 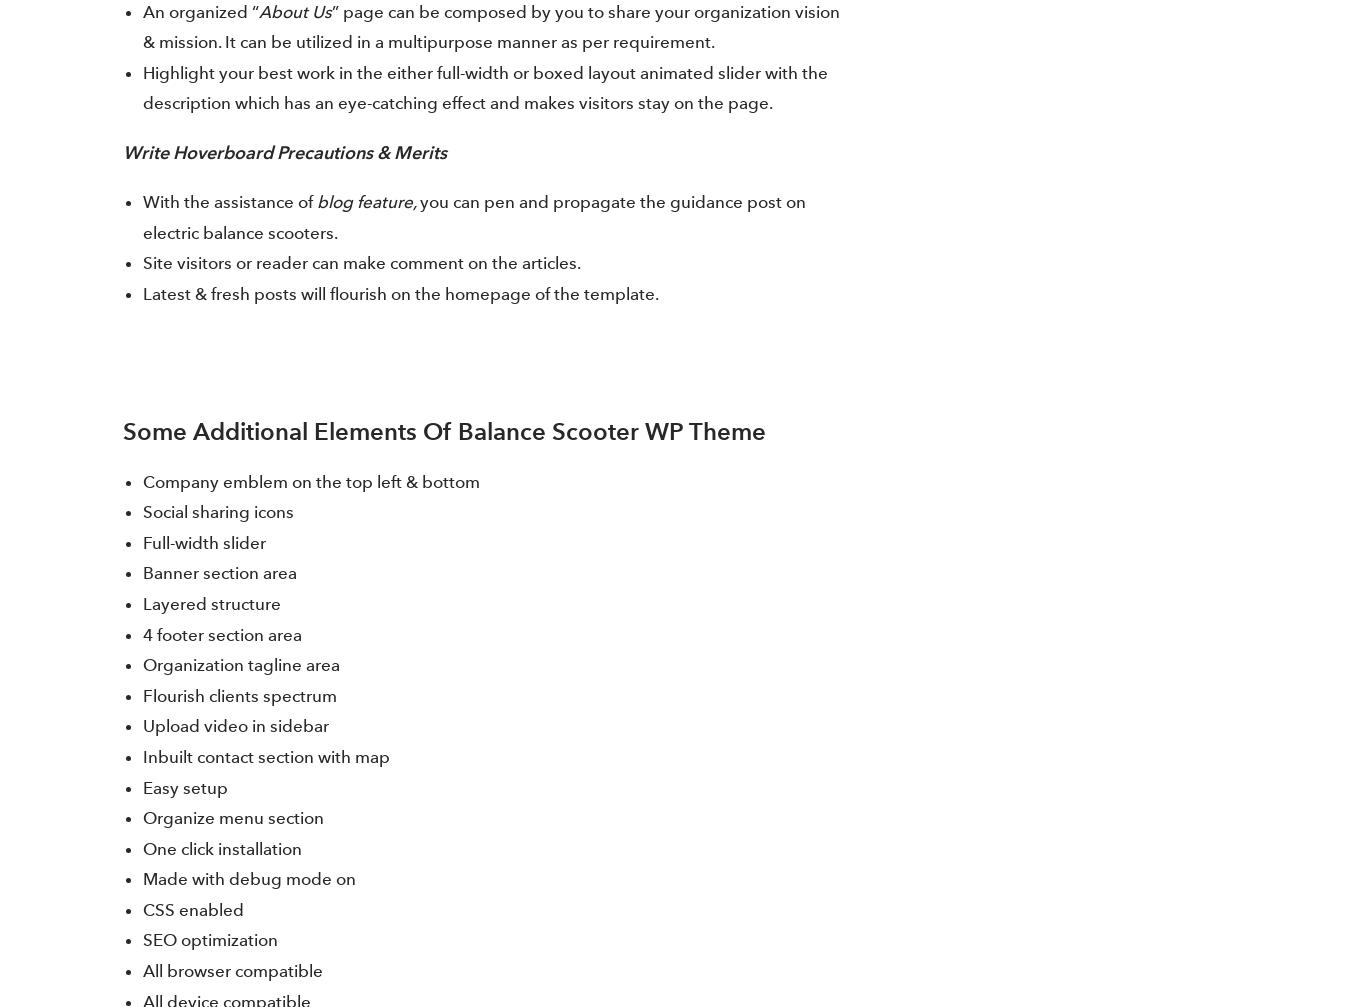 What do you see at coordinates (233, 816) in the screenshot?
I see `'Organize menu section'` at bounding box center [233, 816].